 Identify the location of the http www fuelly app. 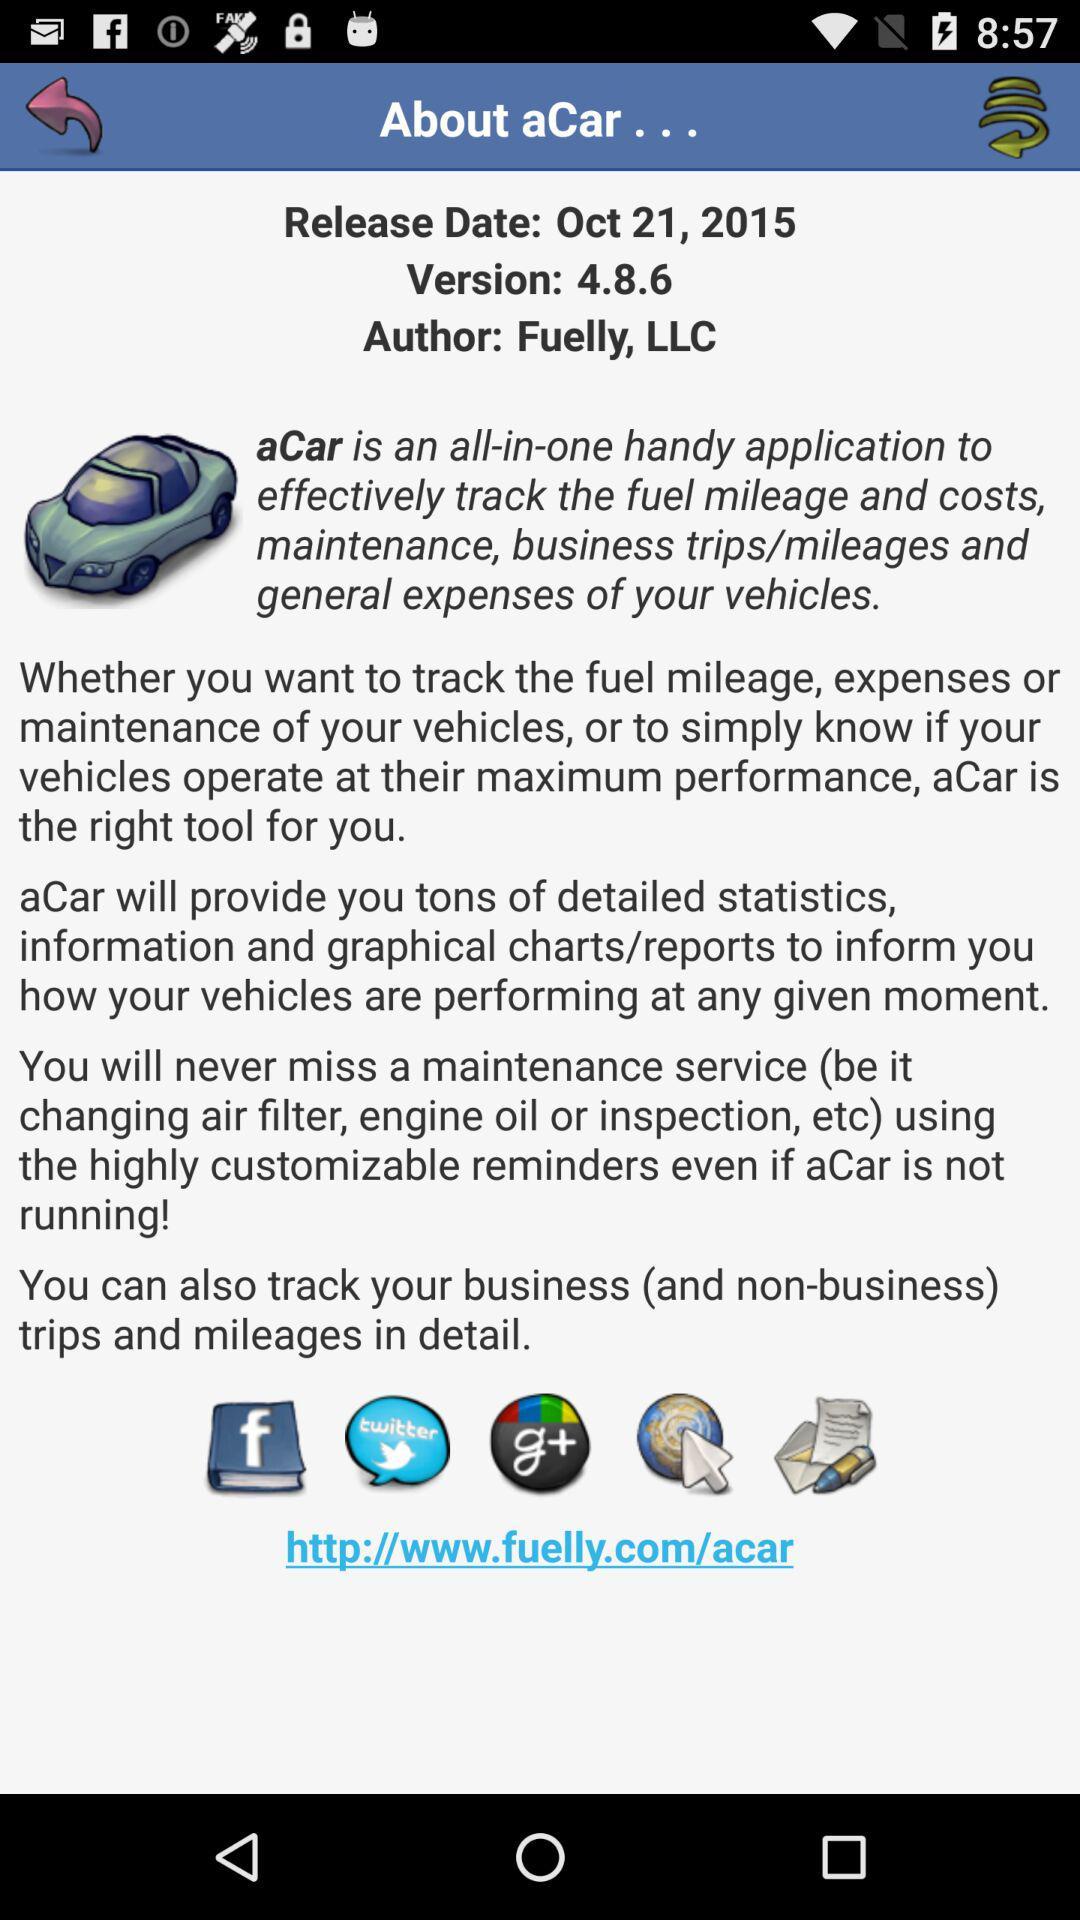
(538, 1544).